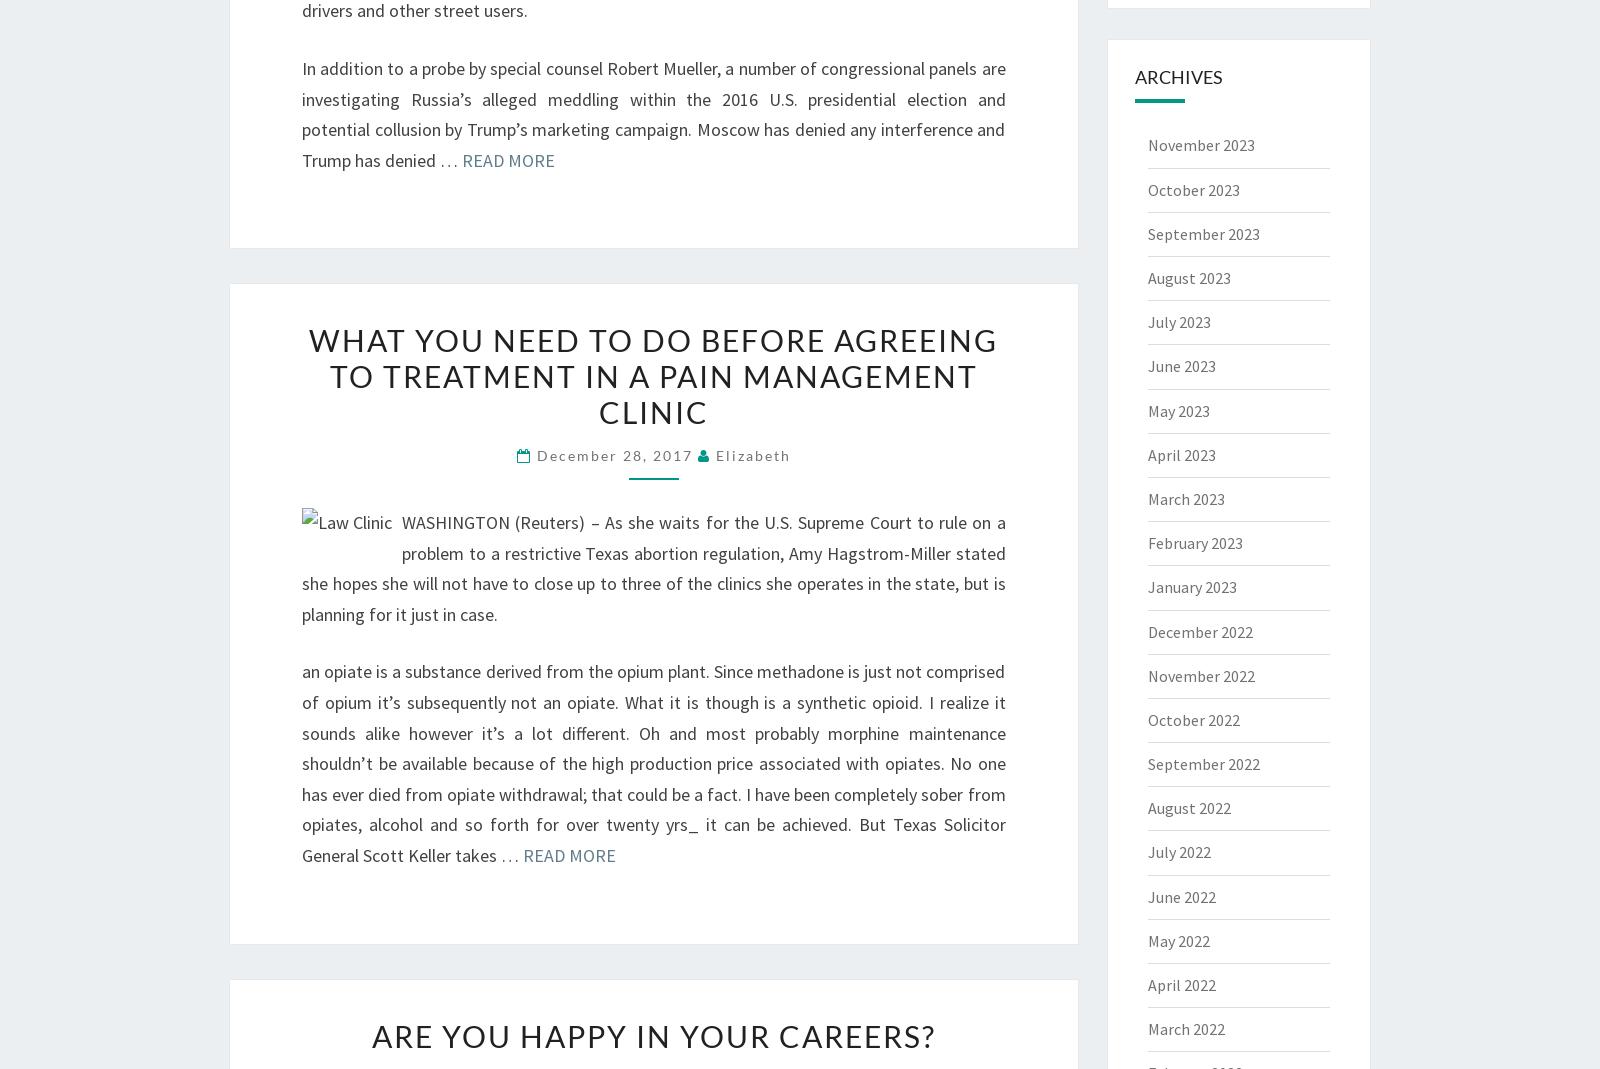 The height and width of the screenshot is (1069, 1600). I want to click on 'May 2023', so click(1147, 409).